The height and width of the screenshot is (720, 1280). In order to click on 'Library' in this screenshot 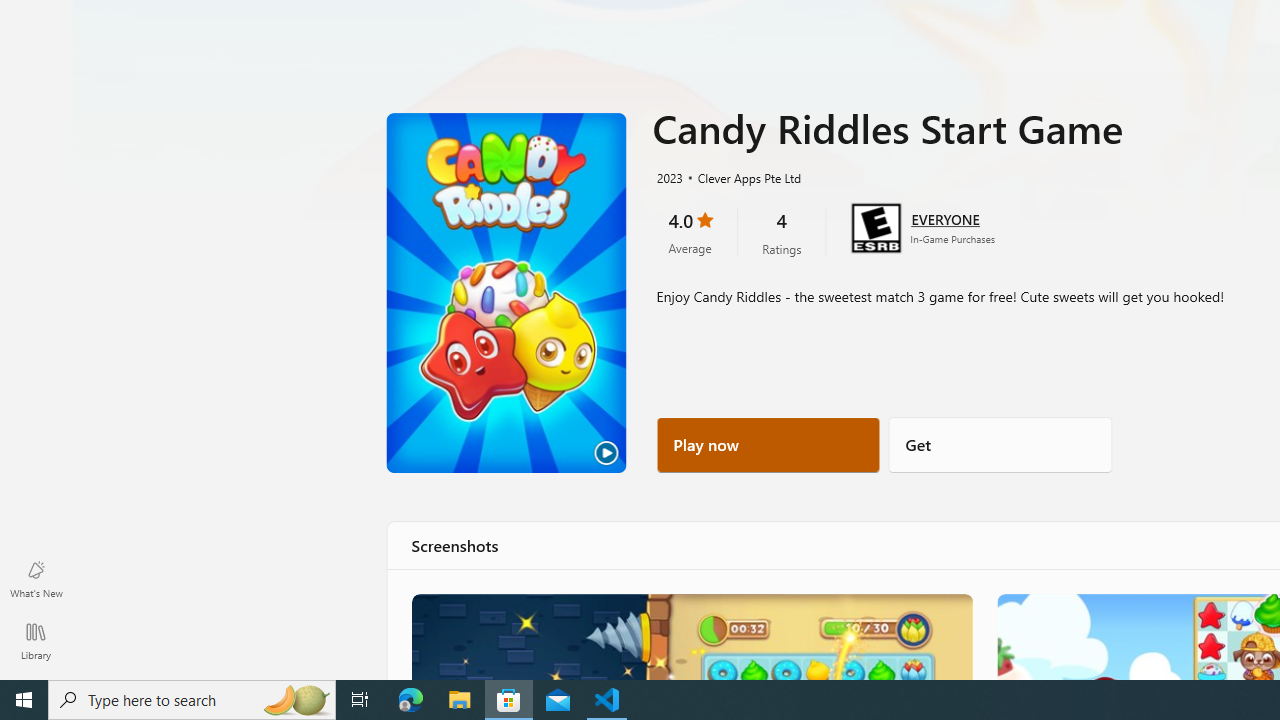, I will do `click(35, 640)`.